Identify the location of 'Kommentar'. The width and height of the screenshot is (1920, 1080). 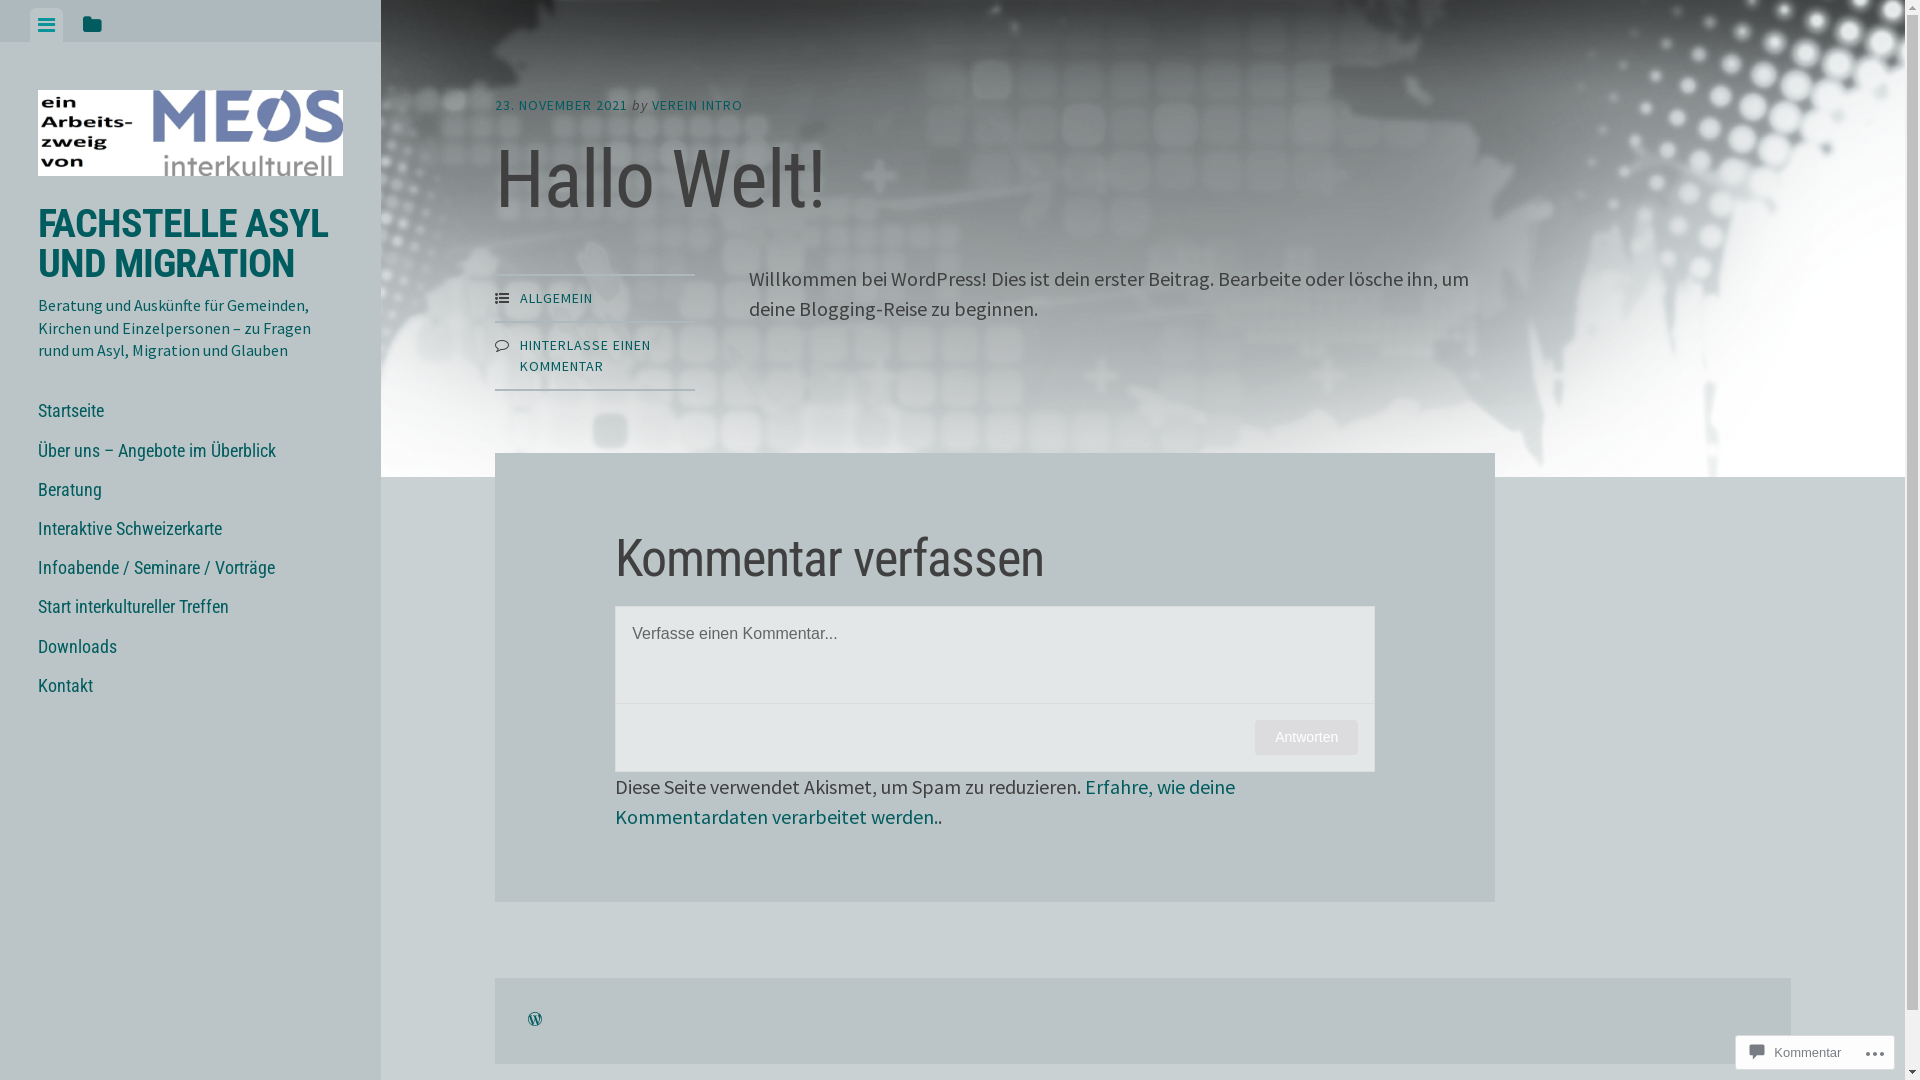
(1795, 1051).